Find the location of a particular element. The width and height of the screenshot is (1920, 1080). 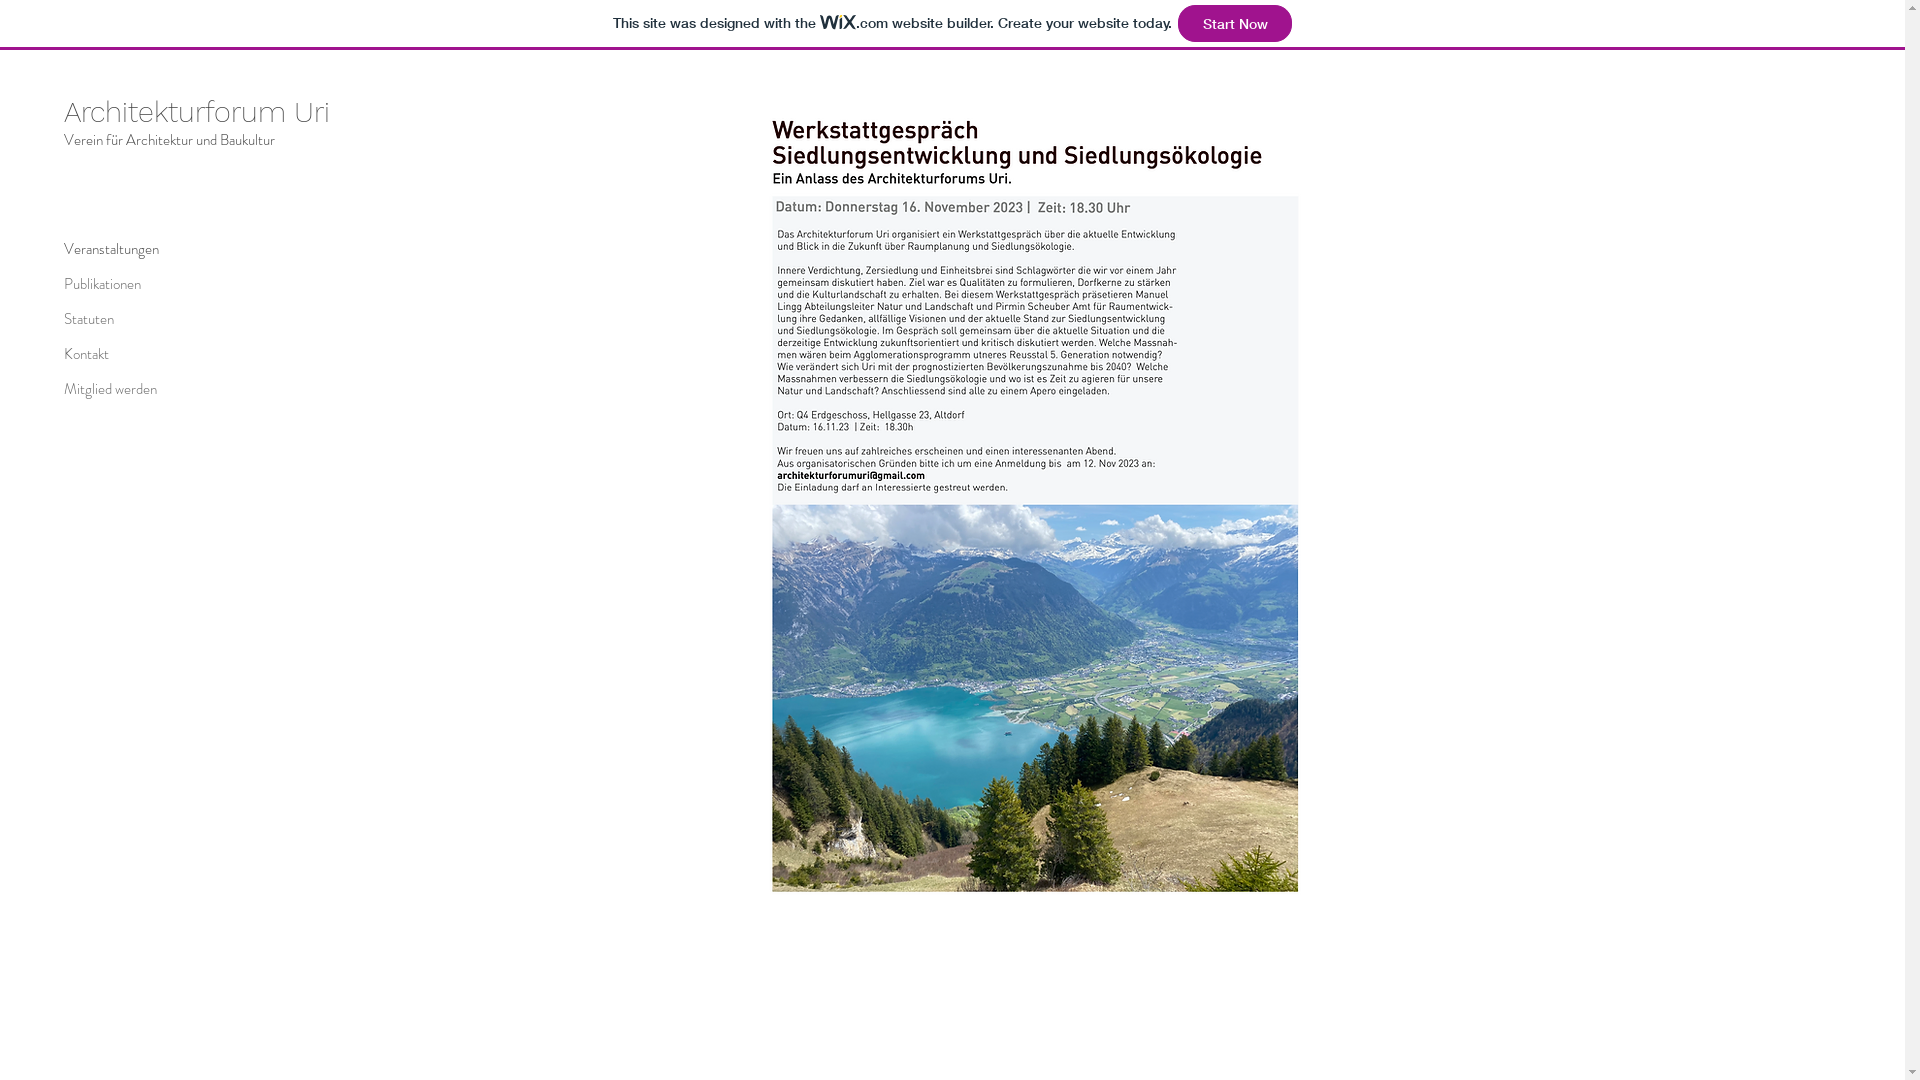

'Architekturforum Uri' is located at coordinates (196, 111).